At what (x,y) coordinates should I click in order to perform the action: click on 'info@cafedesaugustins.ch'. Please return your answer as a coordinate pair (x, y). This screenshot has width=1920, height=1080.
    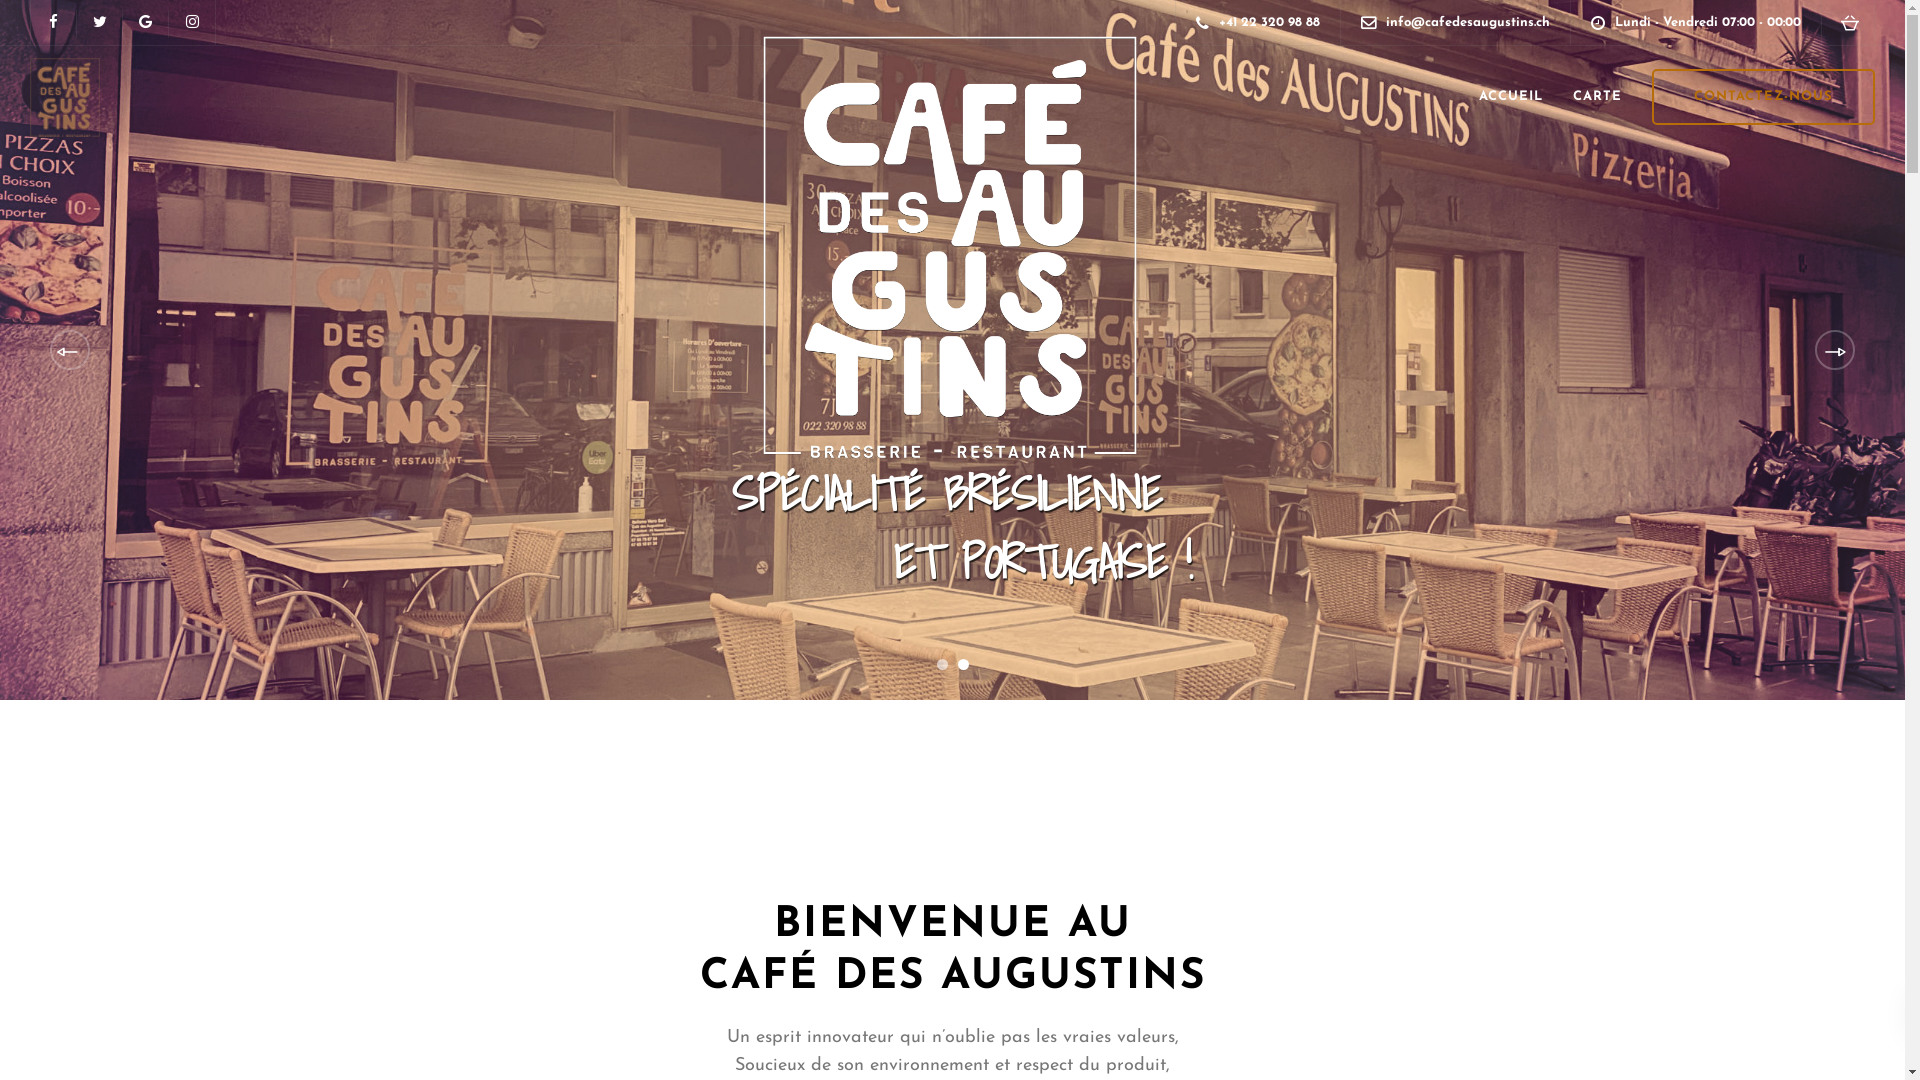
    Looking at the image, I should click on (1385, 22).